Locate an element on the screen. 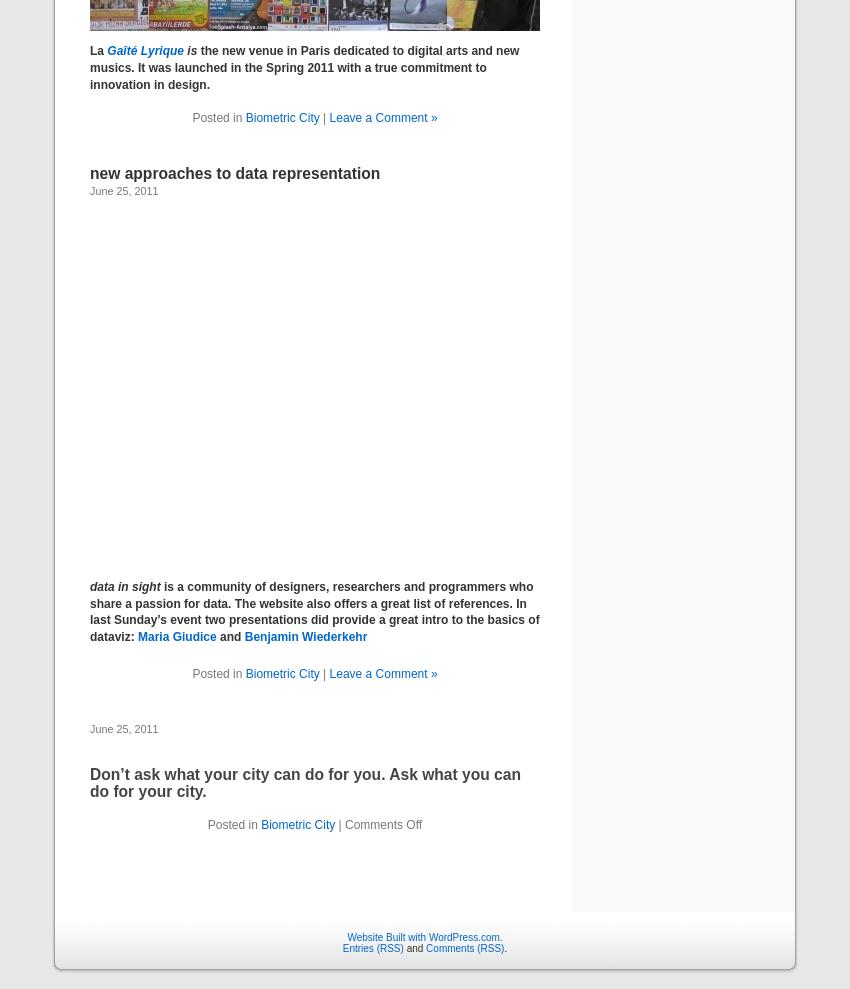 This screenshot has width=850, height=989. 'Entries (RSS)' is located at coordinates (371, 947).